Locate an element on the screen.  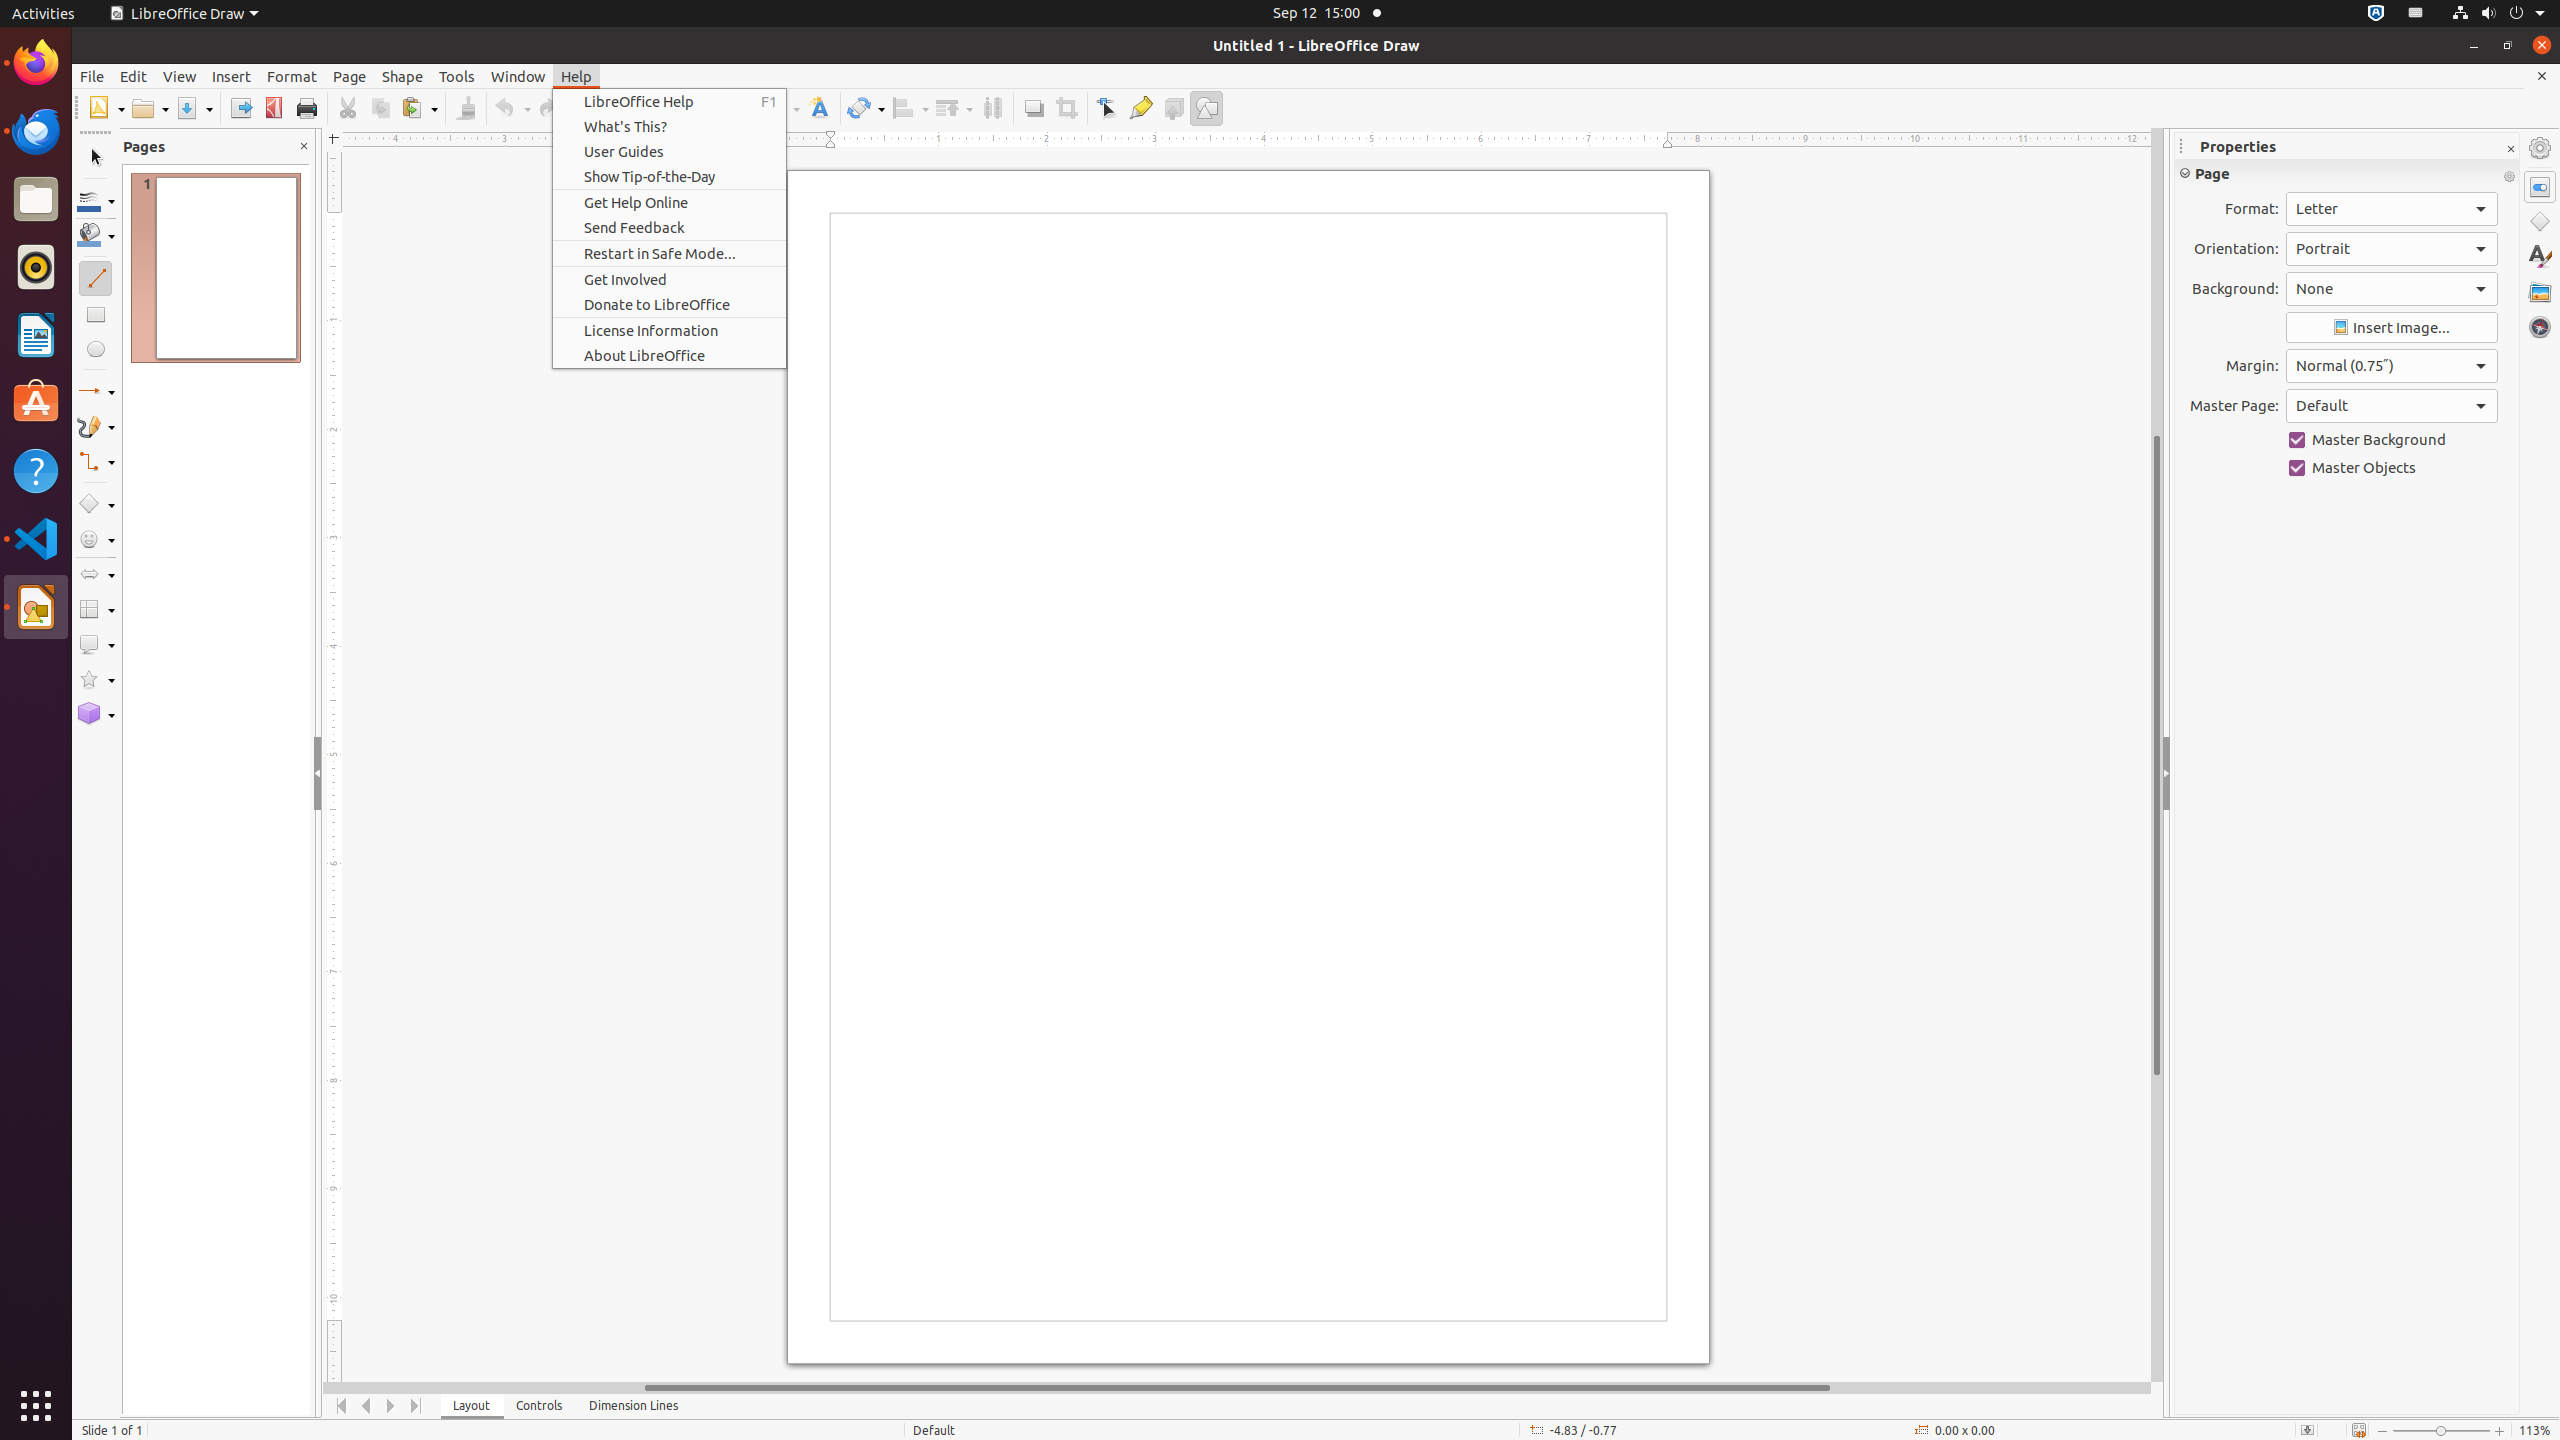
':1.21/StatusNotifierItem' is located at coordinates (2414, 12).